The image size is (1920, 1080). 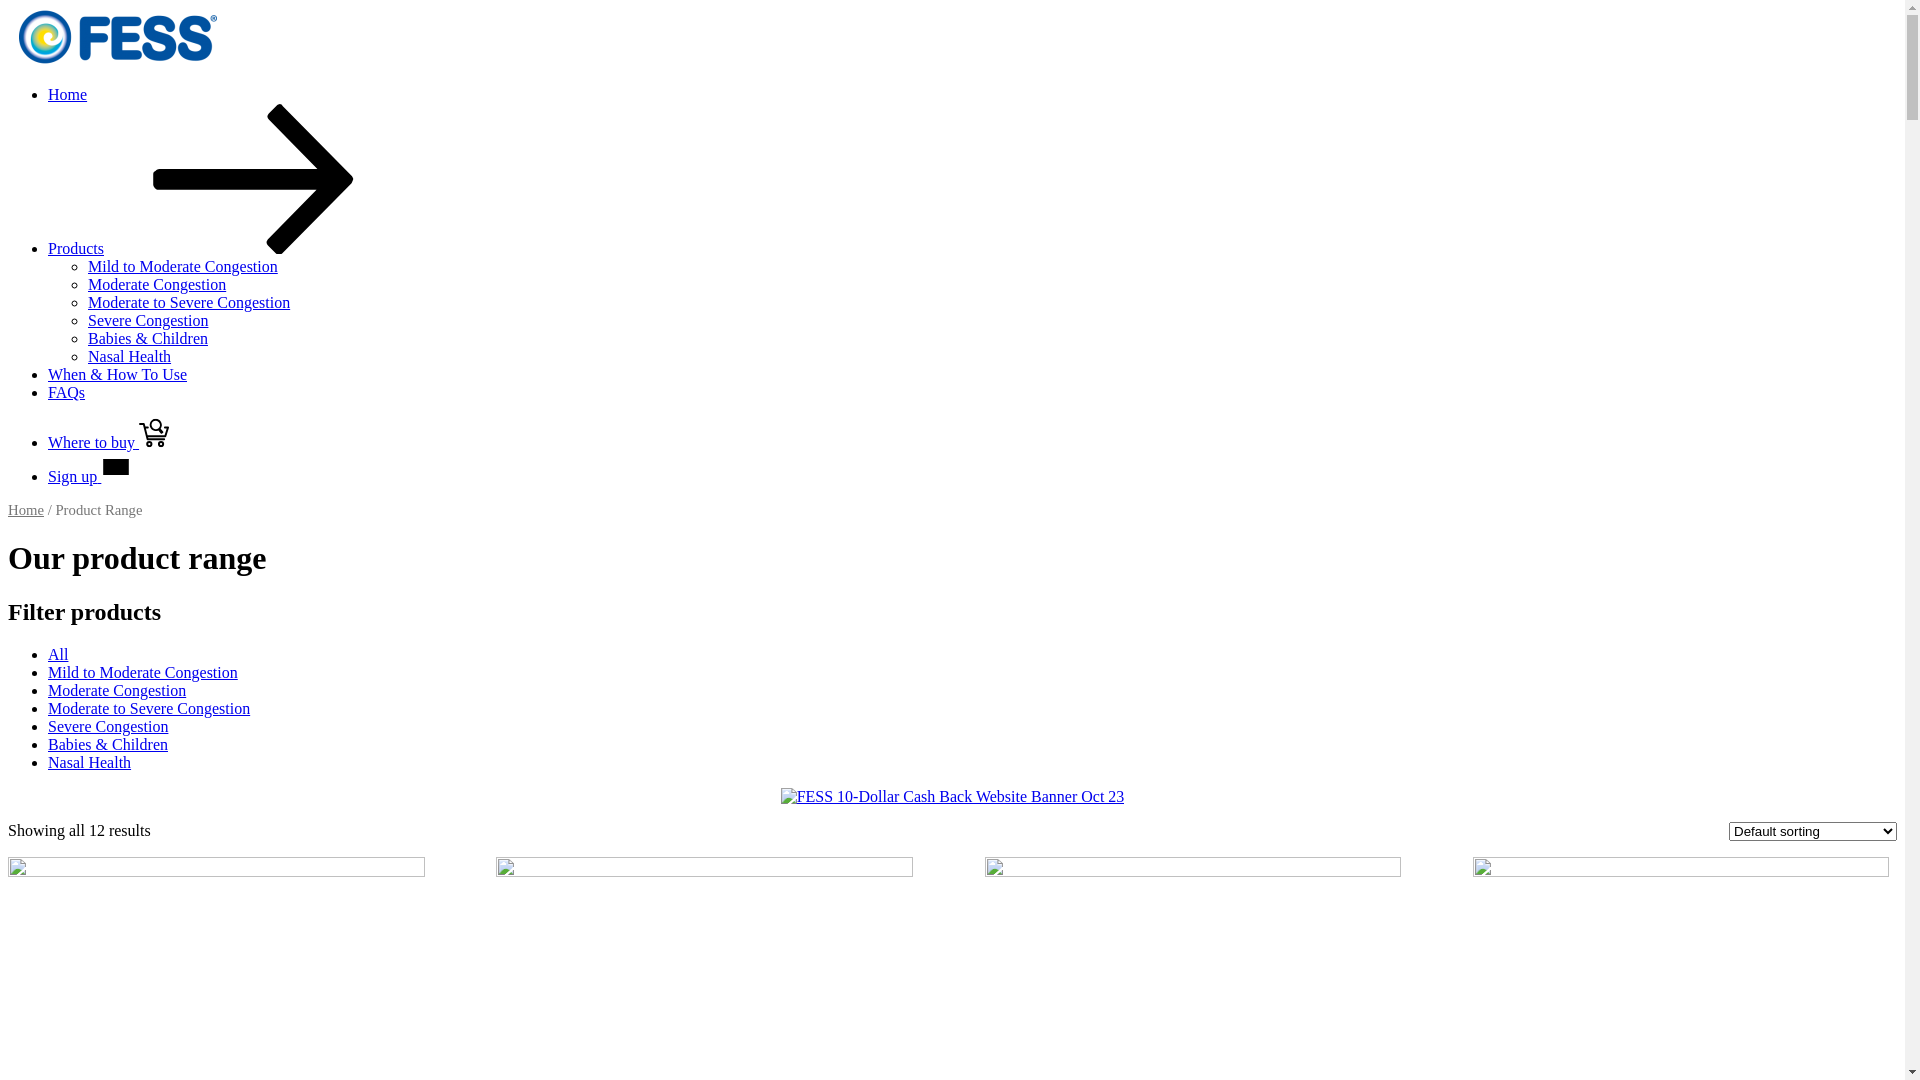 I want to click on 'Moderate to Severe Congestion', so click(x=188, y=302).